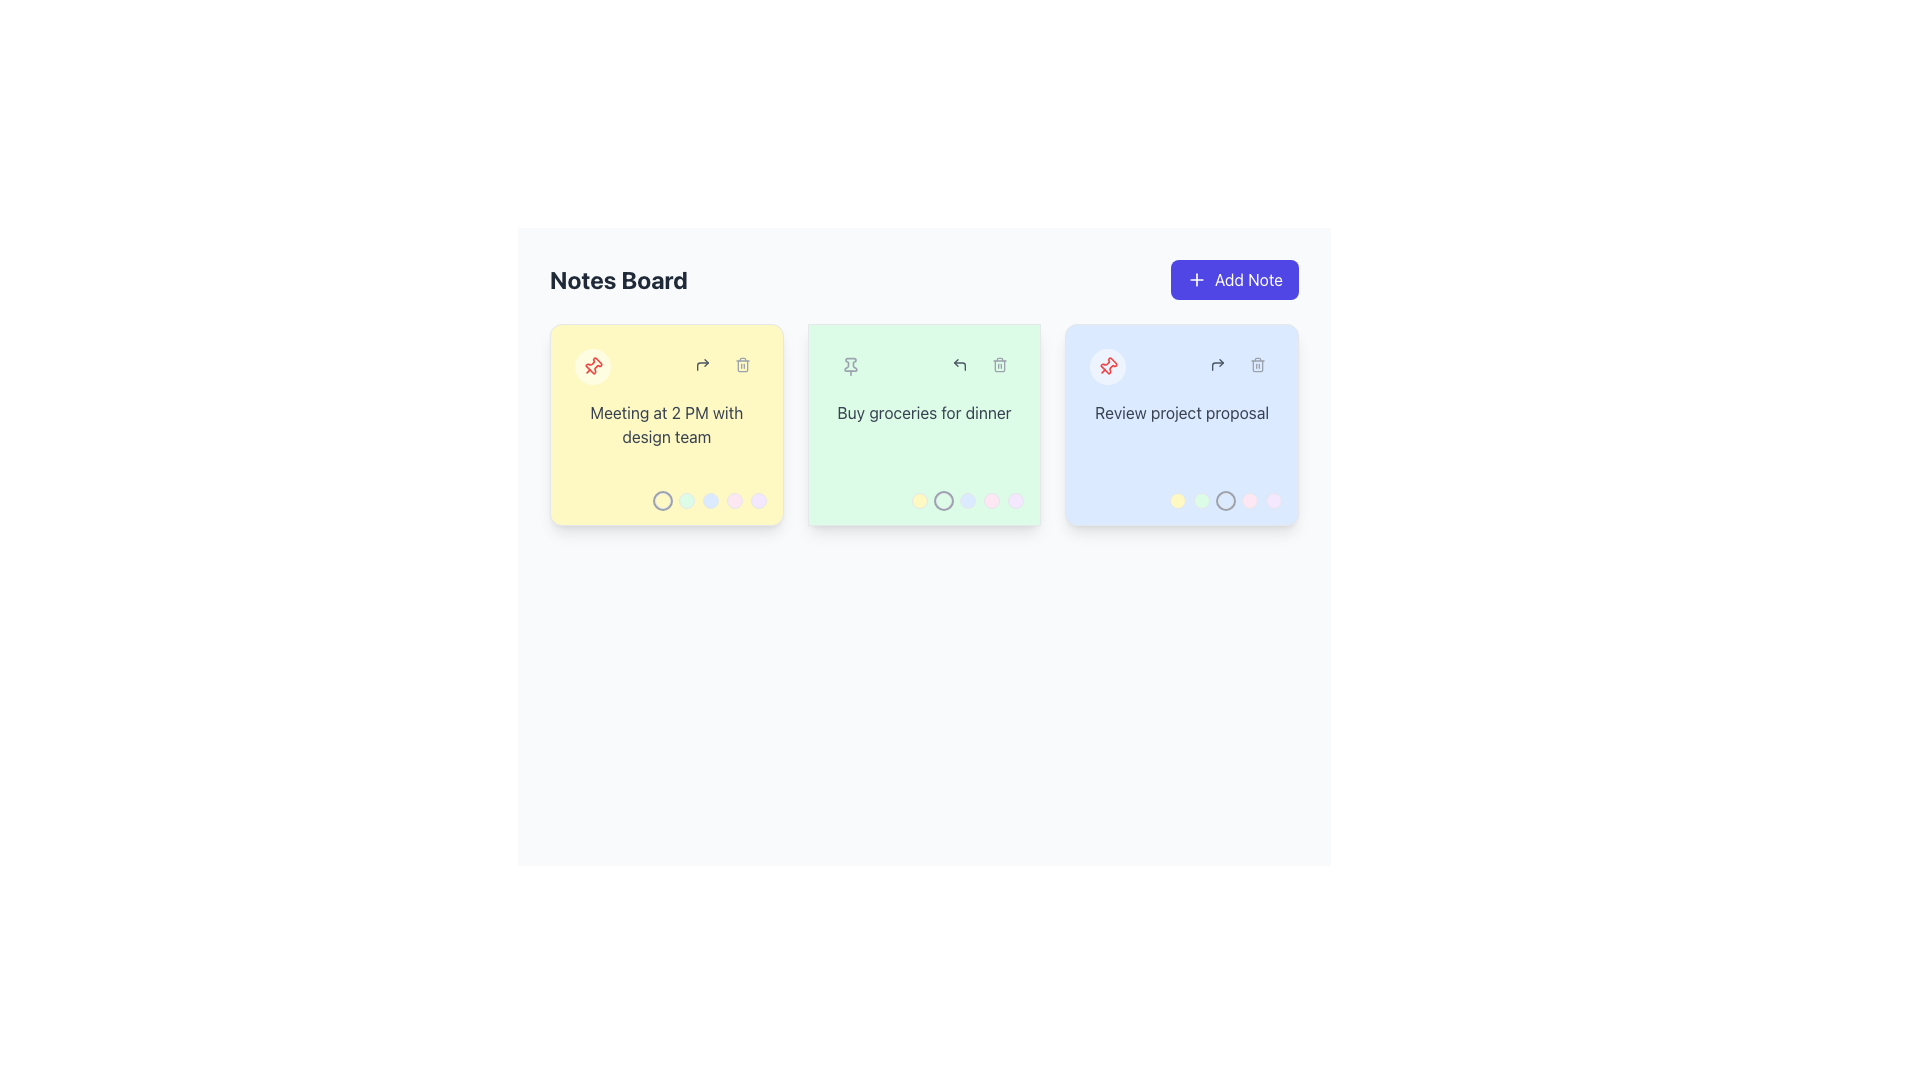  I want to click on the delete icon button located in the top right corner of the yellow card titled 'Meeting at 2 PM with design team', so click(741, 365).